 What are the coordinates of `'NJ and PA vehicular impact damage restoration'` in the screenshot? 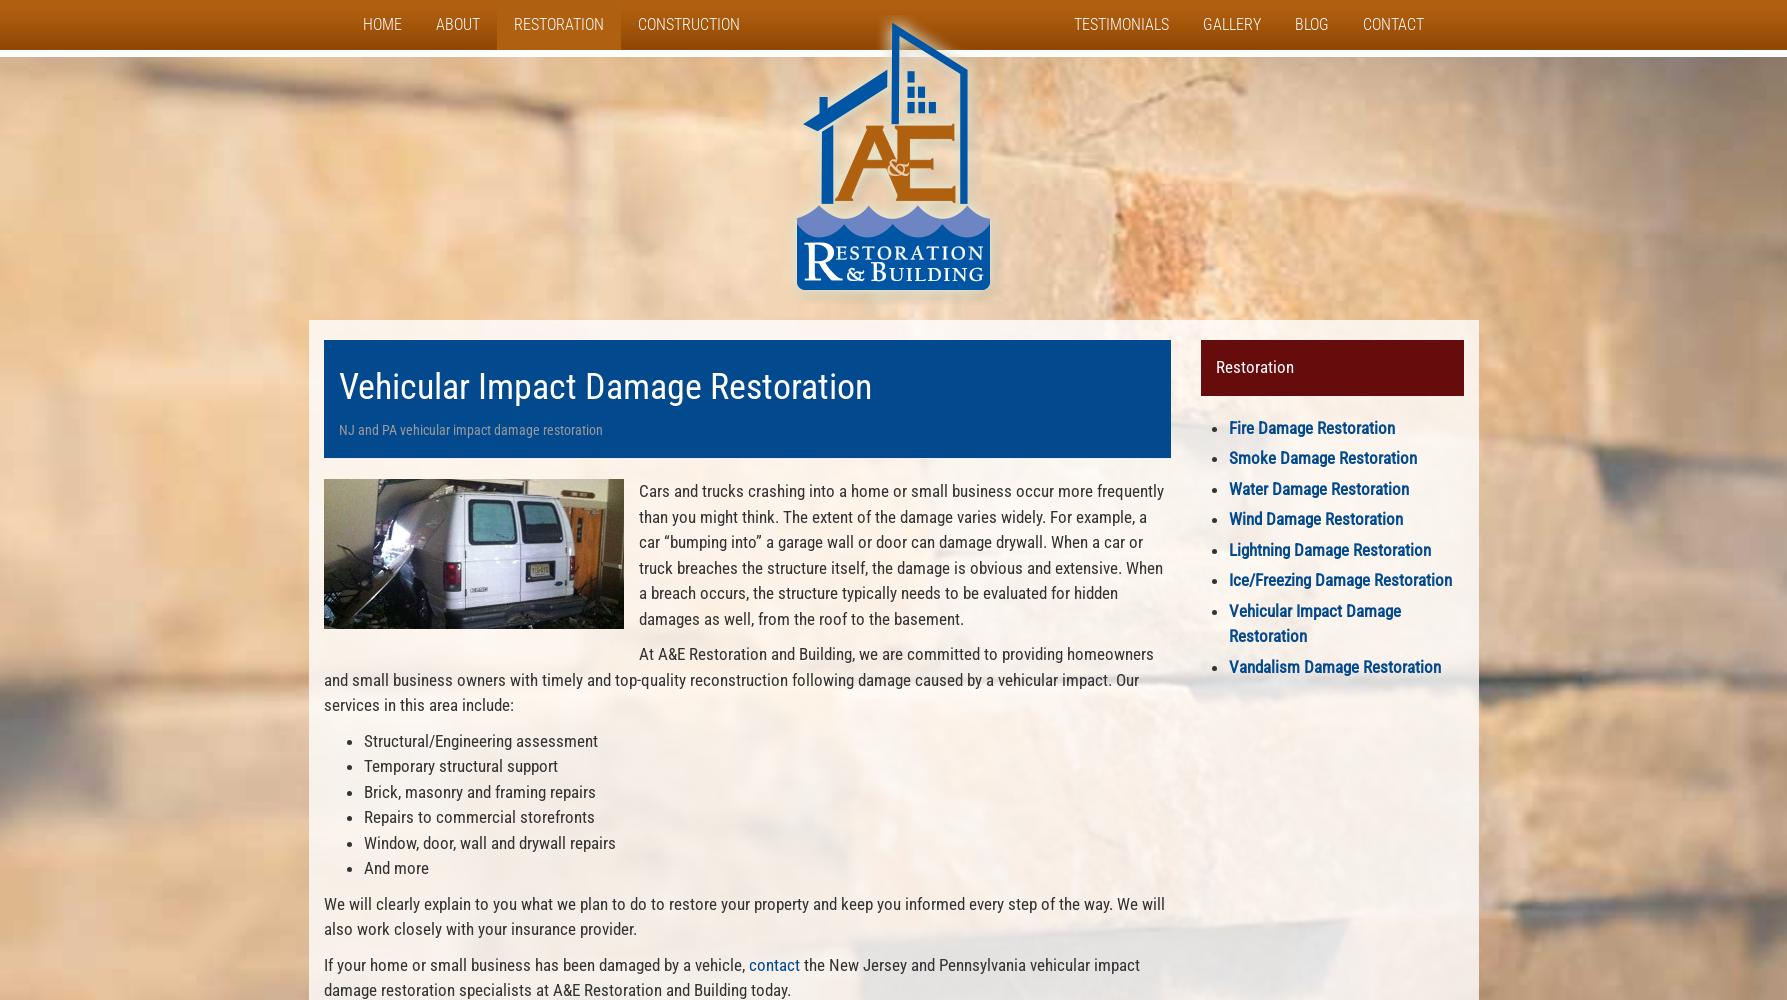 It's located at (336, 430).